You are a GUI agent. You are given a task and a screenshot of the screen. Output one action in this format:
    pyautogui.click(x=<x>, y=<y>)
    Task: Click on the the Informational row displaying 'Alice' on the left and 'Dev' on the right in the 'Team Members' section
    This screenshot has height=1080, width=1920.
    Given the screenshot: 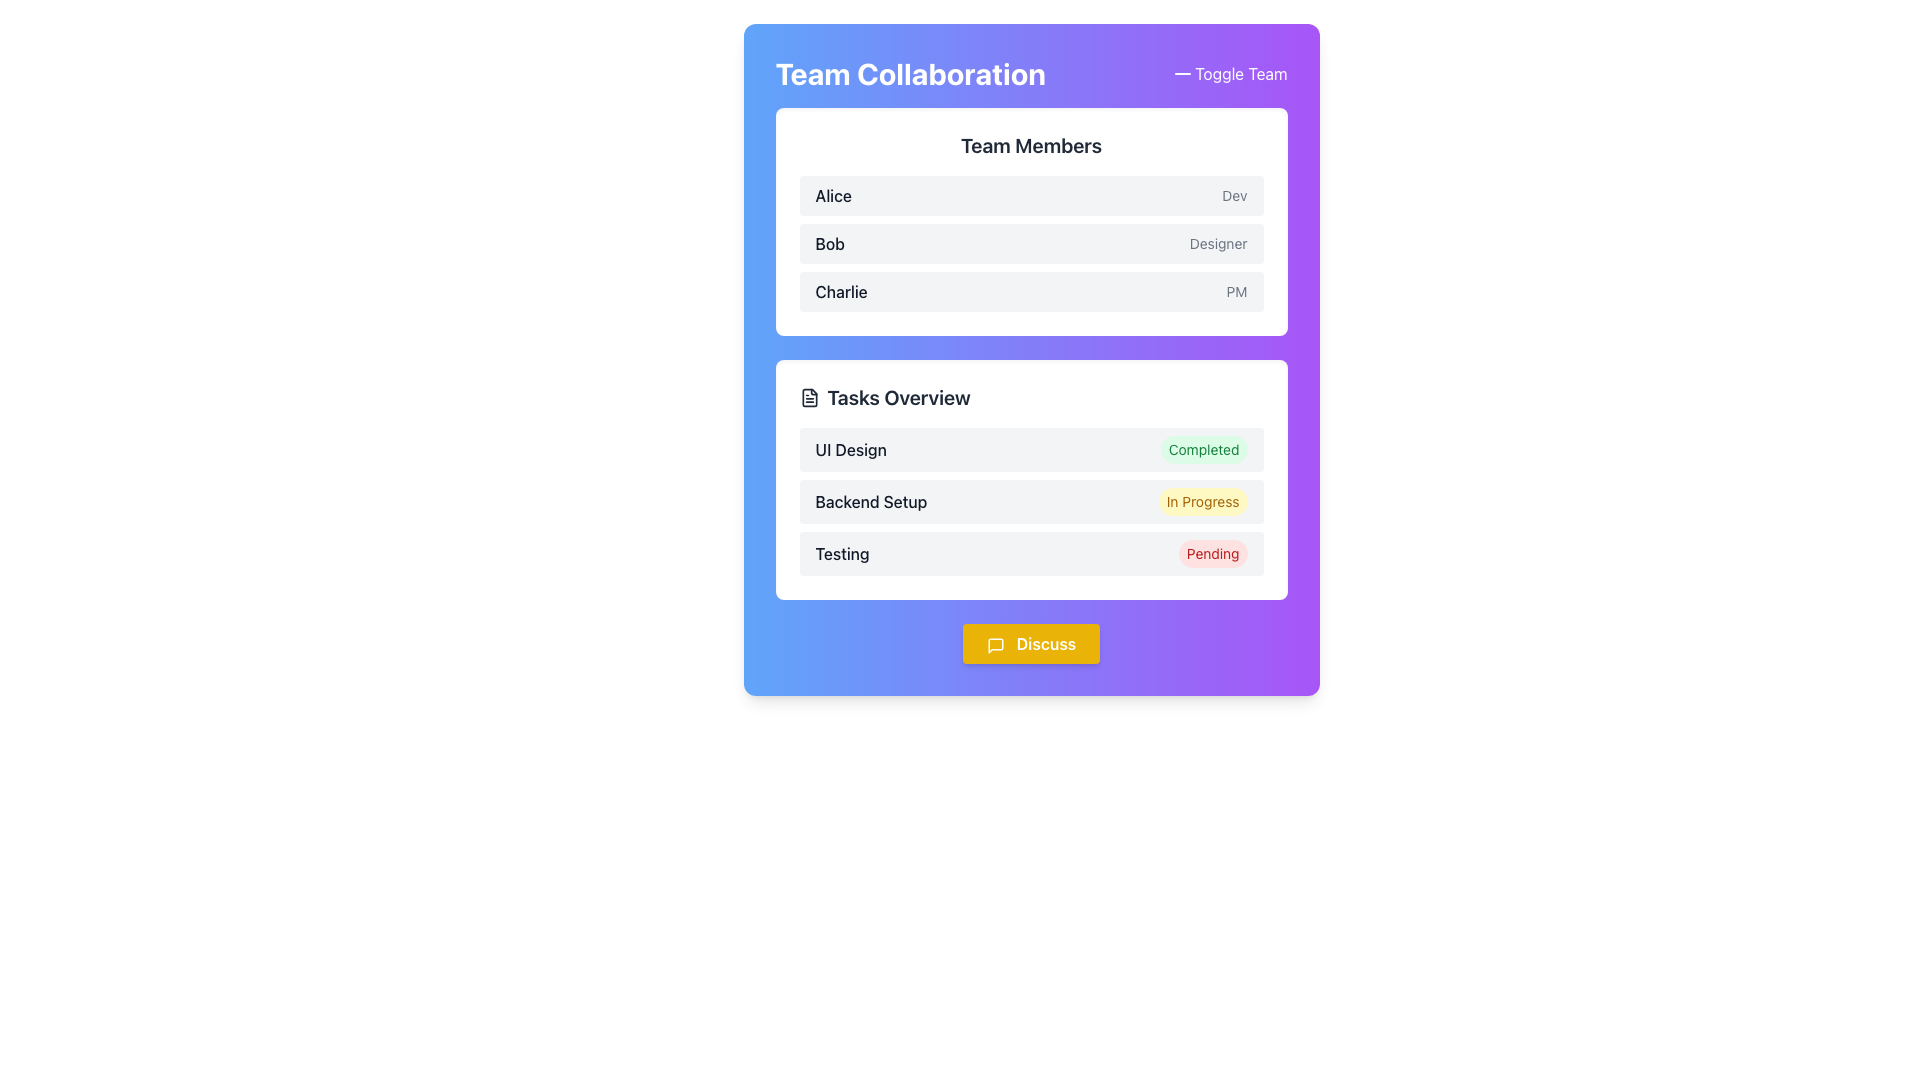 What is the action you would take?
    pyautogui.click(x=1031, y=196)
    